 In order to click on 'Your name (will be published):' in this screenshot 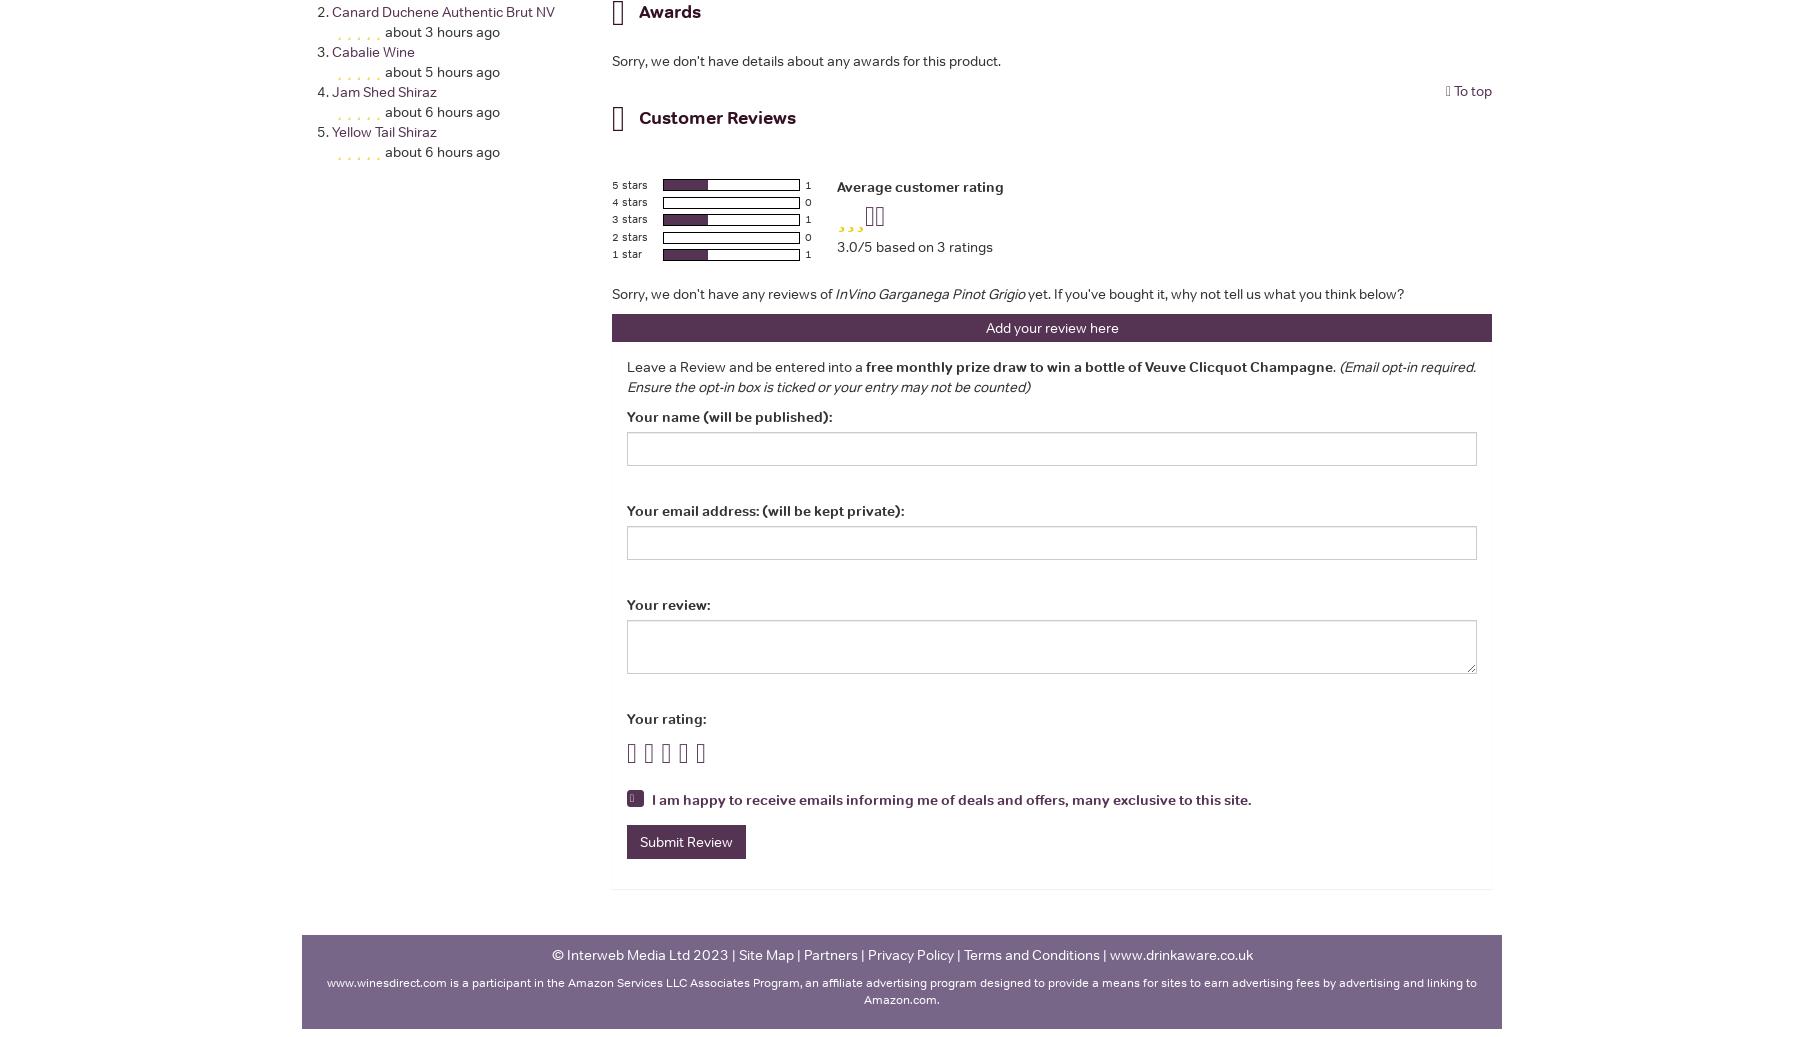, I will do `click(626, 415)`.